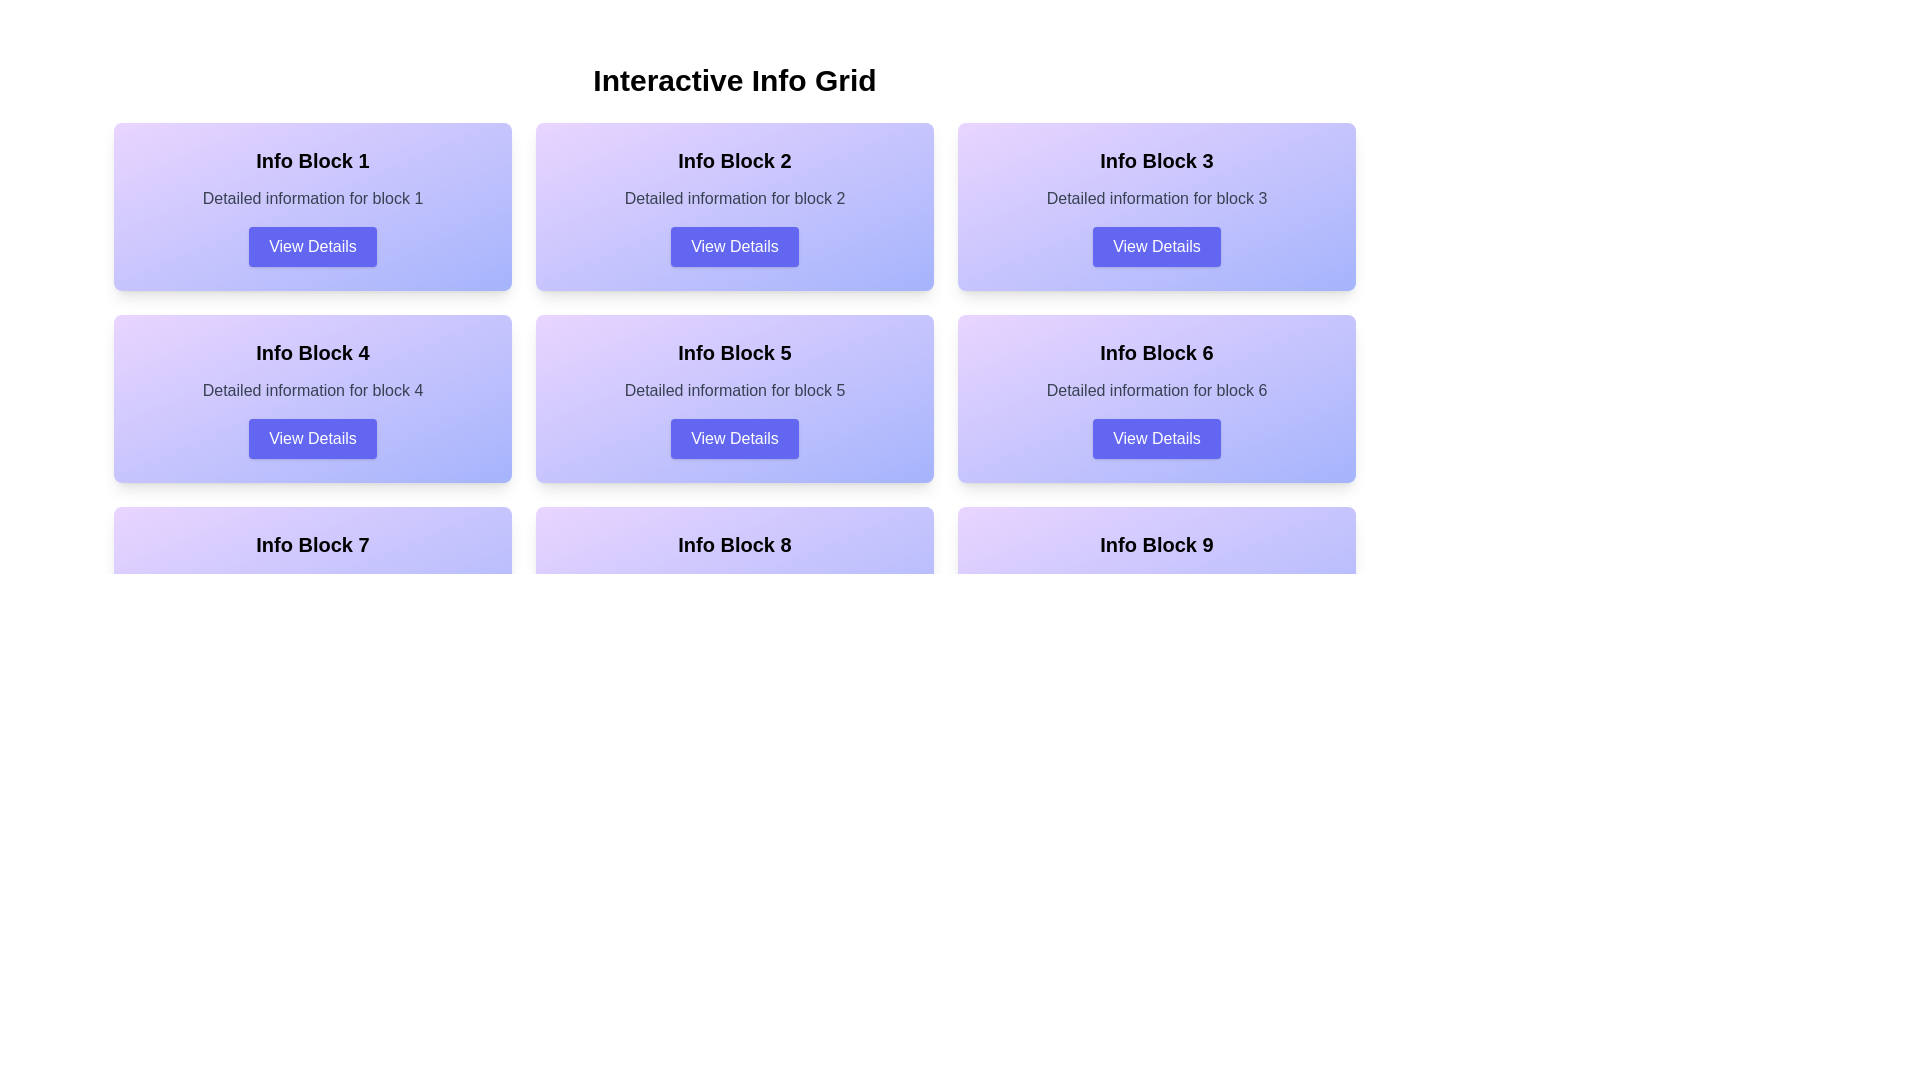 This screenshot has height=1080, width=1920. What do you see at coordinates (311, 199) in the screenshot?
I see `the static text block element reading 'Detailed information for block 1', which is styled in gray and located below the title 'Info Block 1'` at bounding box center [311, 199].